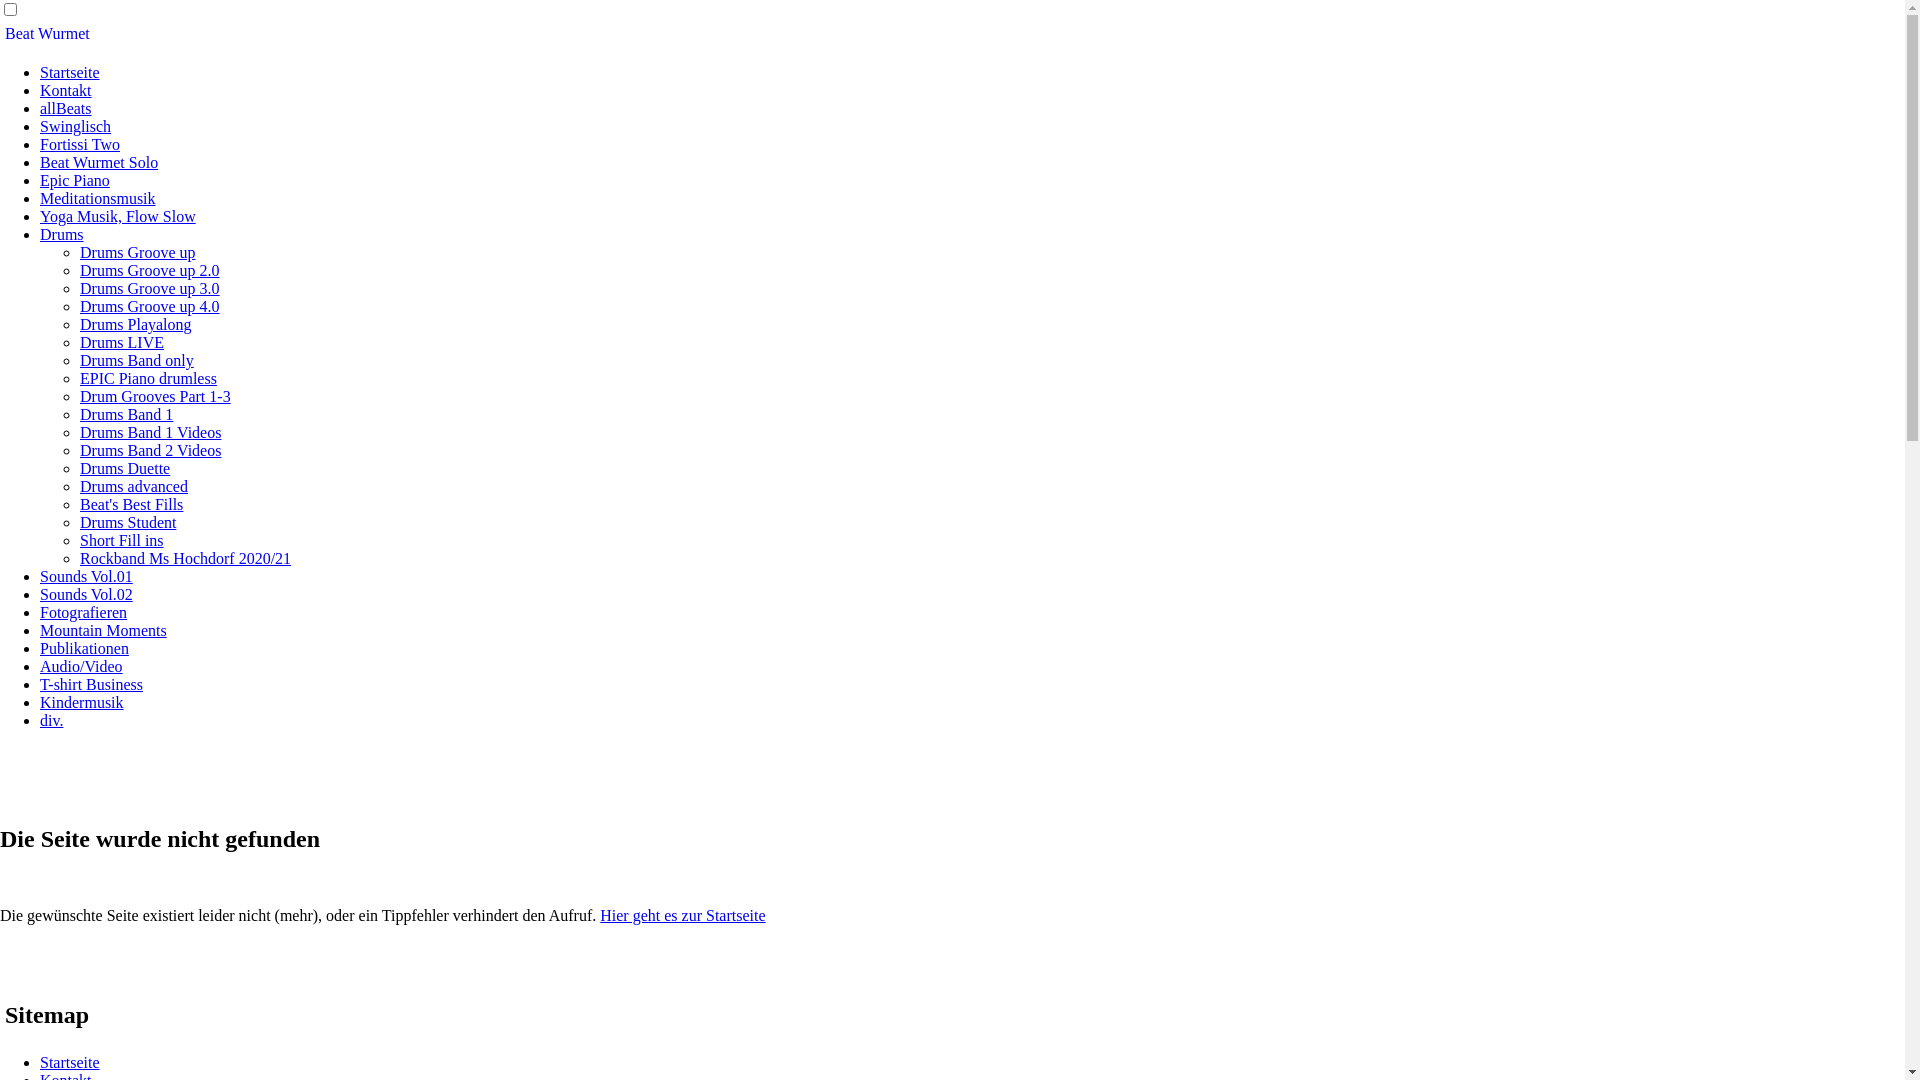  I want to click on 'Drums Playalong', so click(134, 323).